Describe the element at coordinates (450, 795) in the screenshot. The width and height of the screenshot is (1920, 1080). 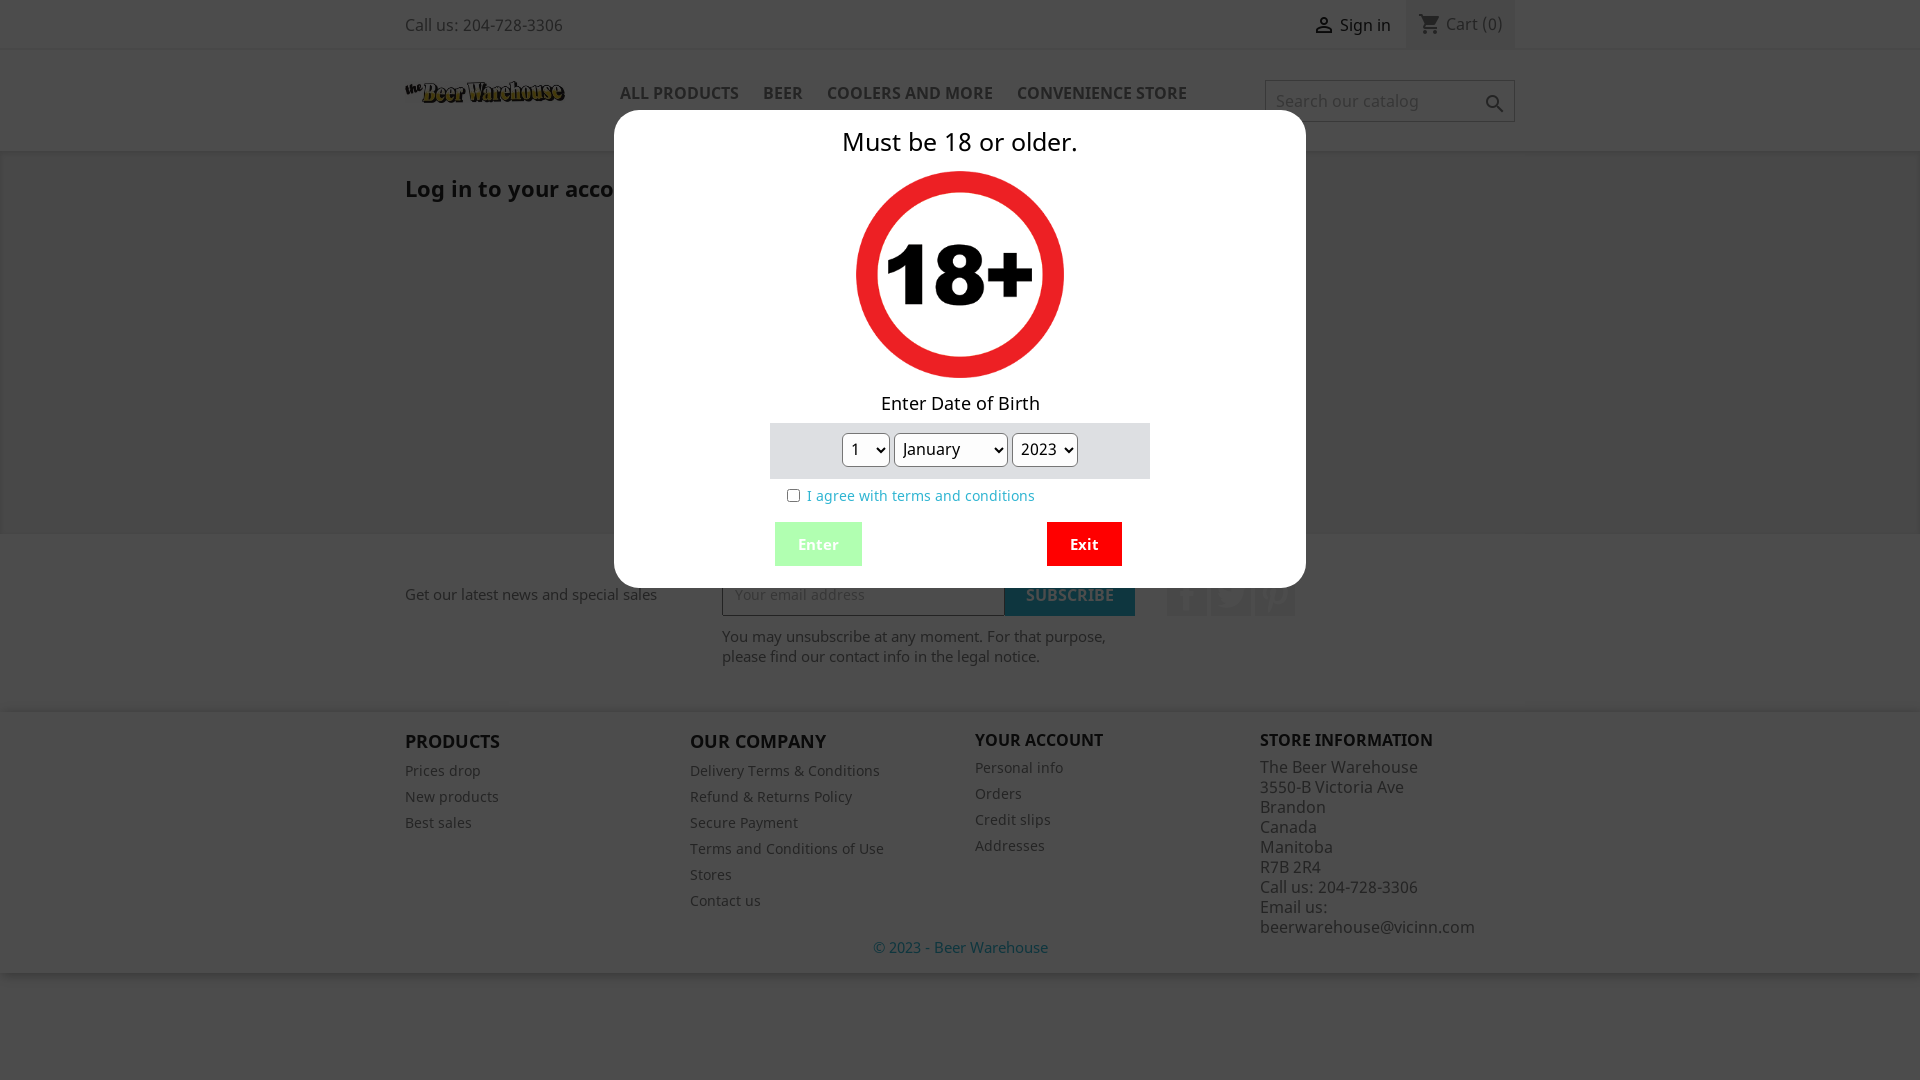
I see `'New products'` at that location.